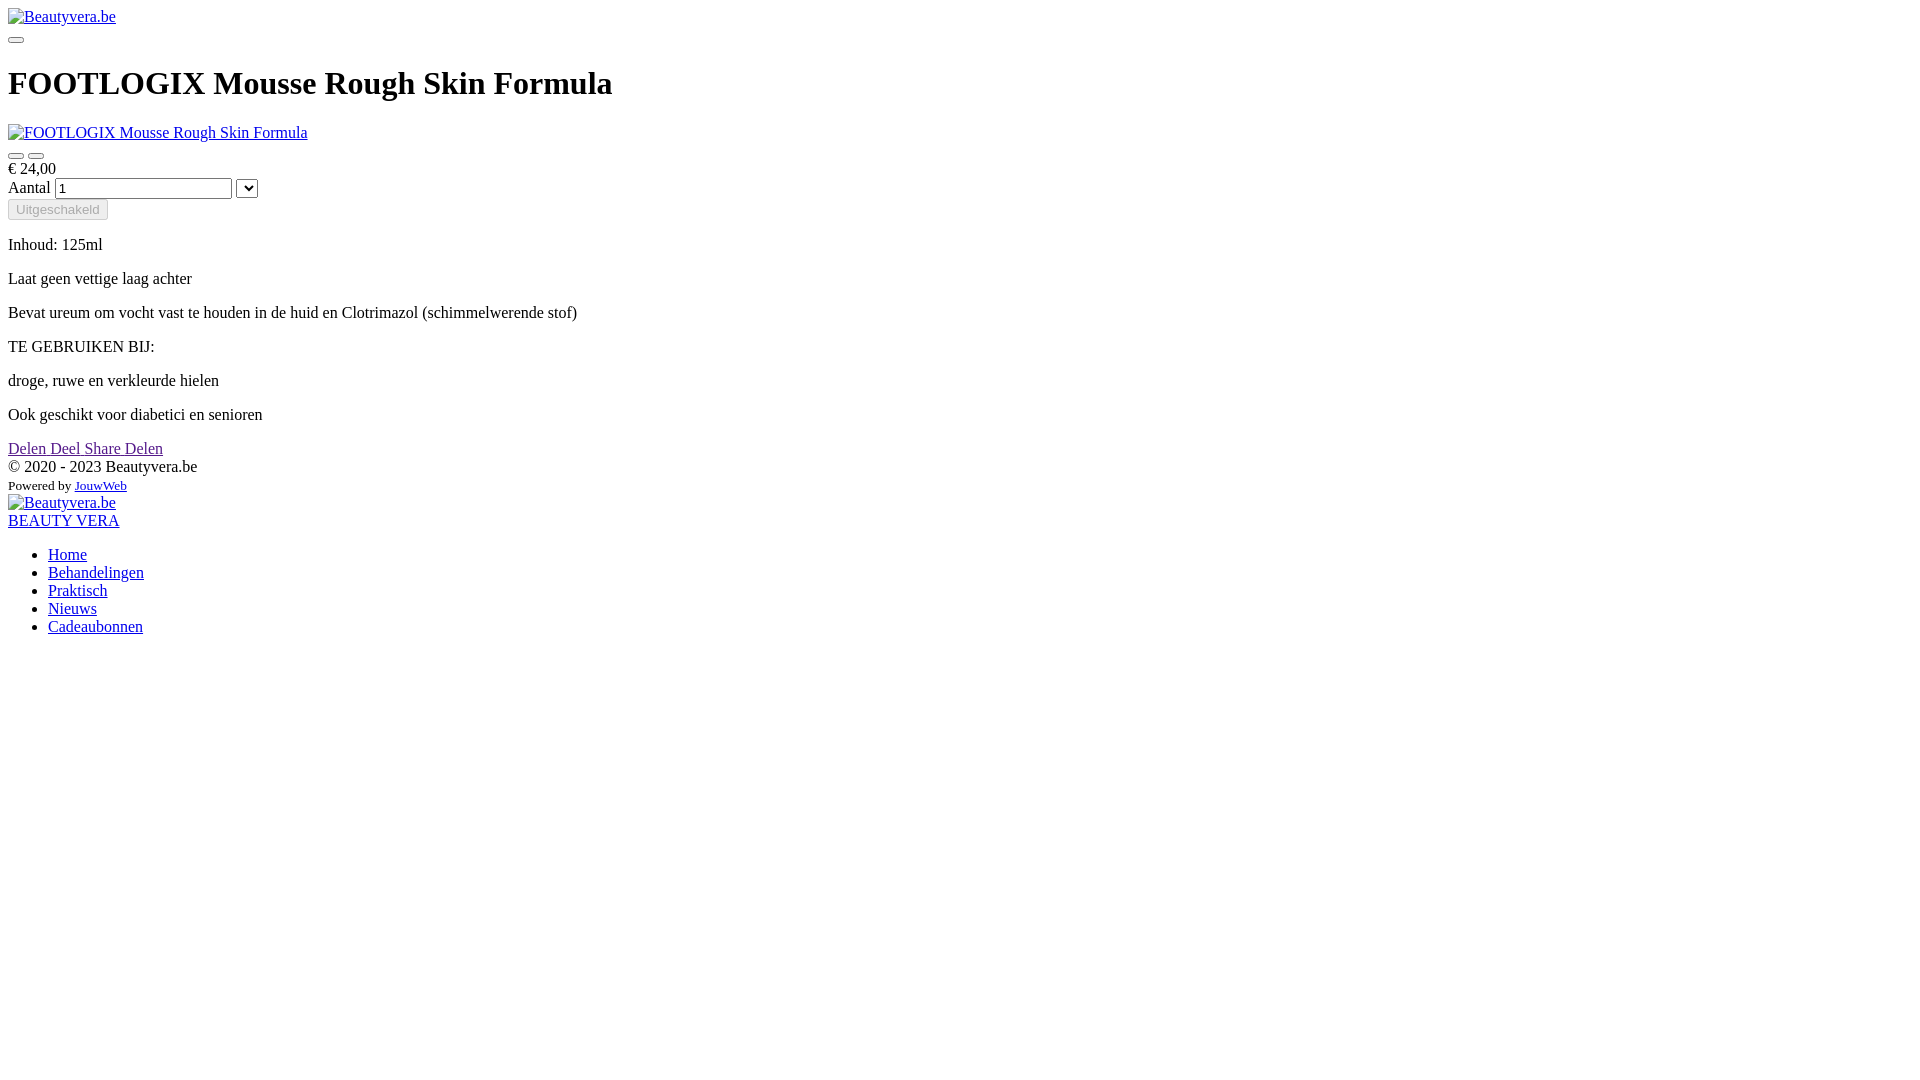 This screenshot has width=1920, height=1080. I want to click on 'Uitgeschakeld', so click(57, 209).